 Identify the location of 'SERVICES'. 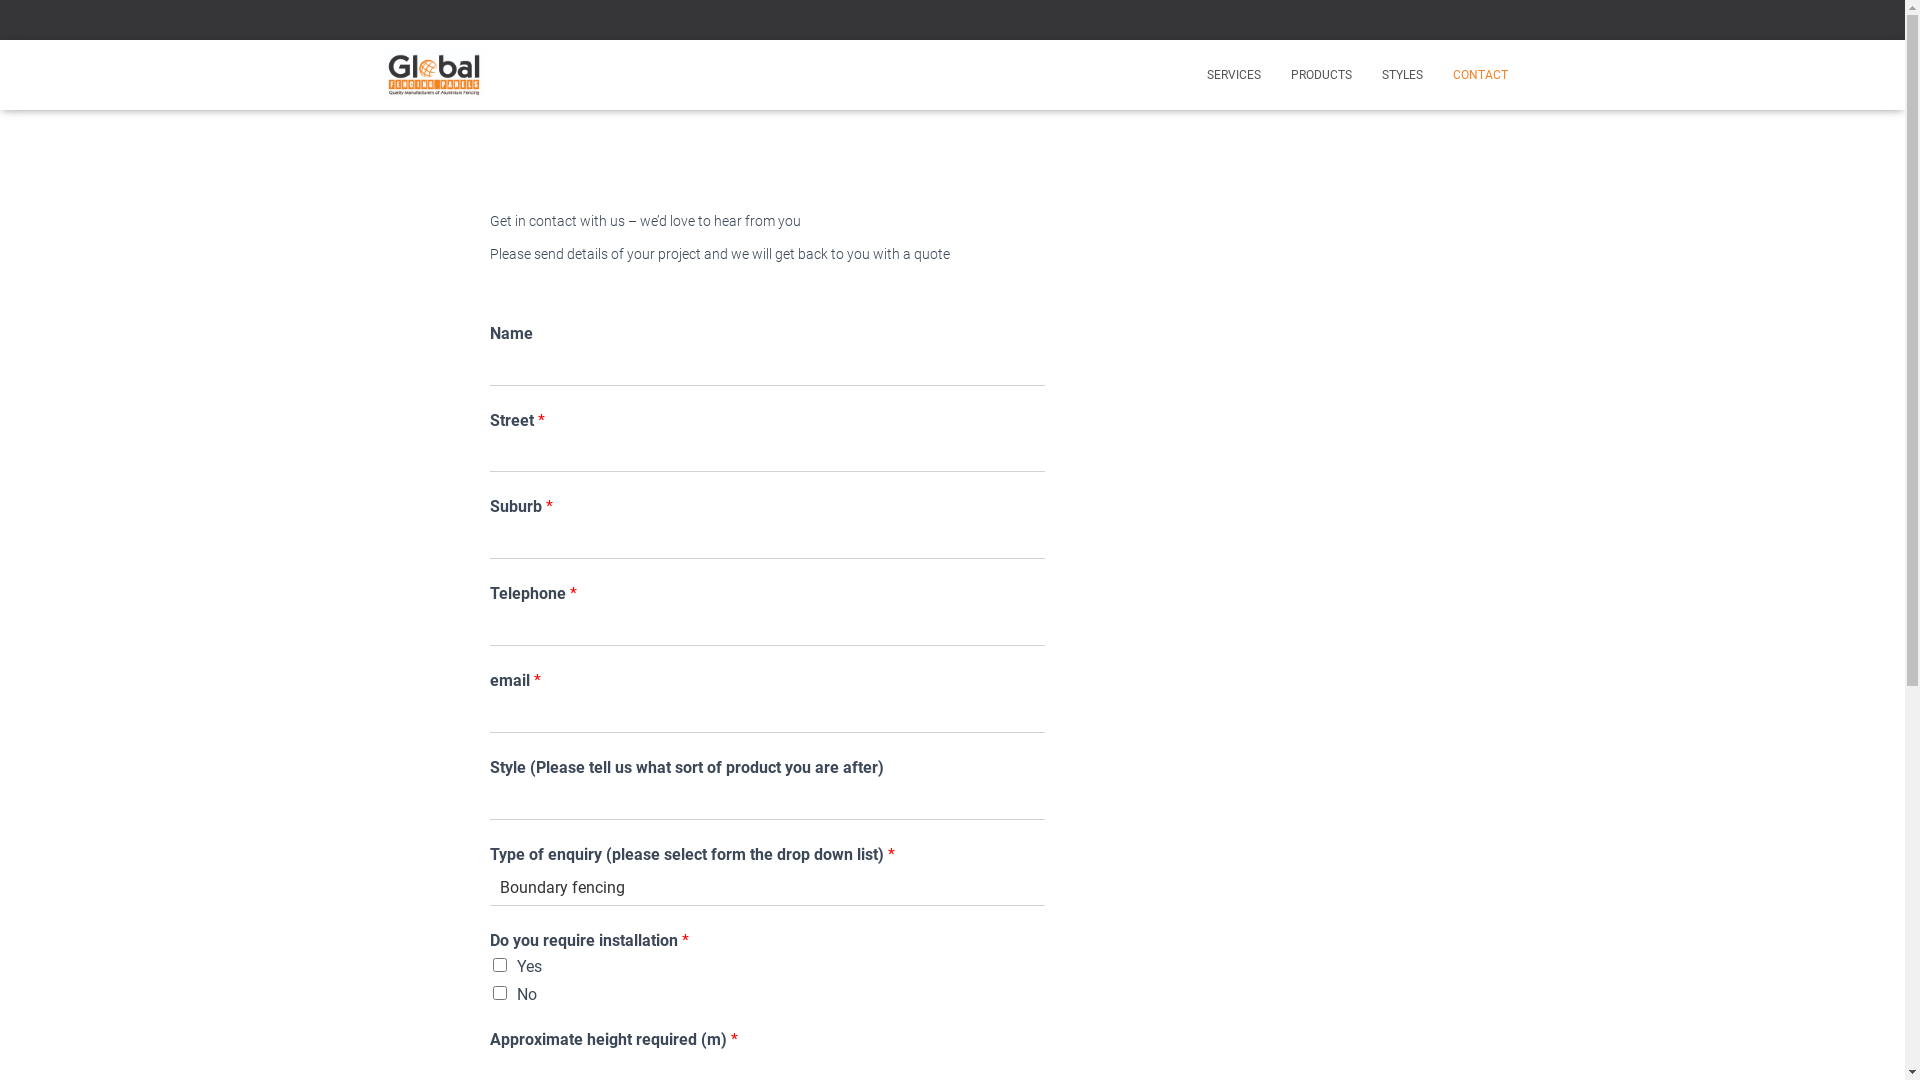
(1232, 73).